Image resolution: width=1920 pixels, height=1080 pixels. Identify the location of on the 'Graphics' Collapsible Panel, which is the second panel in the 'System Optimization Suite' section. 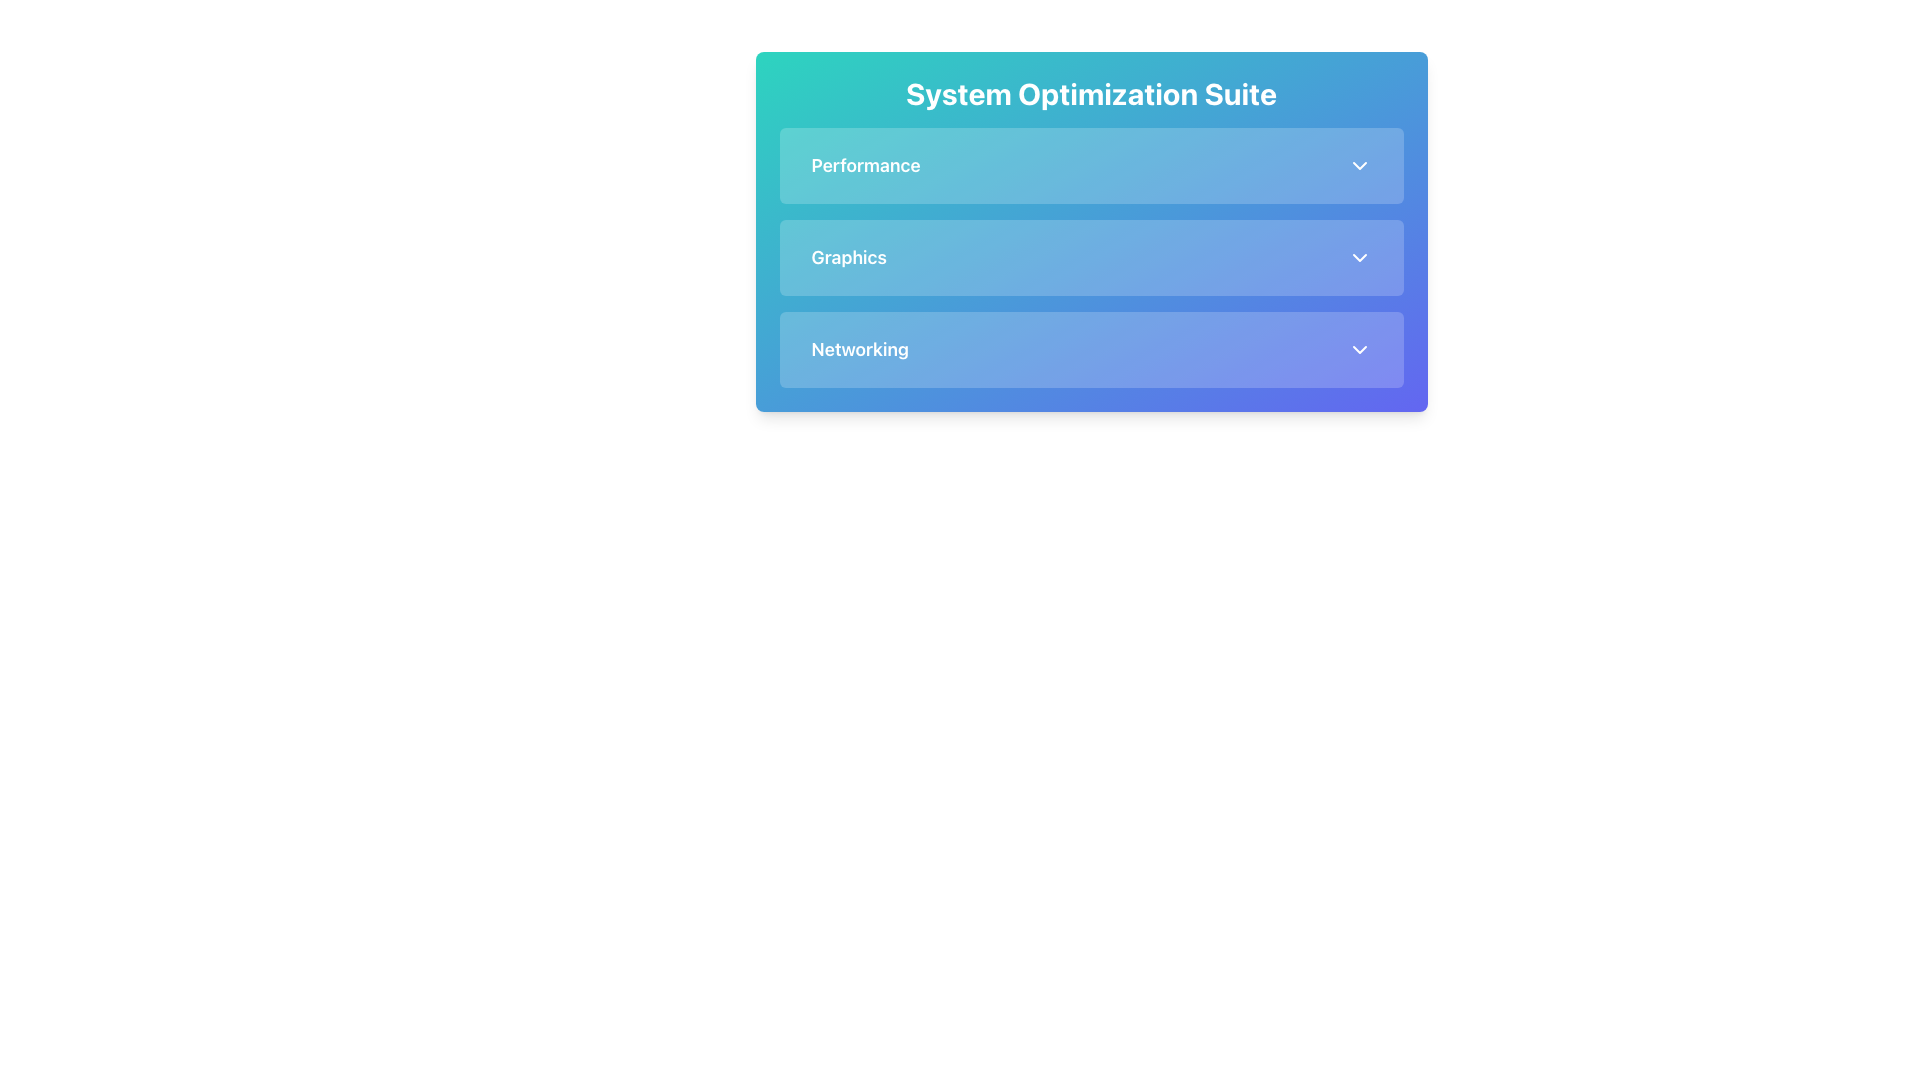
(1090, 257).